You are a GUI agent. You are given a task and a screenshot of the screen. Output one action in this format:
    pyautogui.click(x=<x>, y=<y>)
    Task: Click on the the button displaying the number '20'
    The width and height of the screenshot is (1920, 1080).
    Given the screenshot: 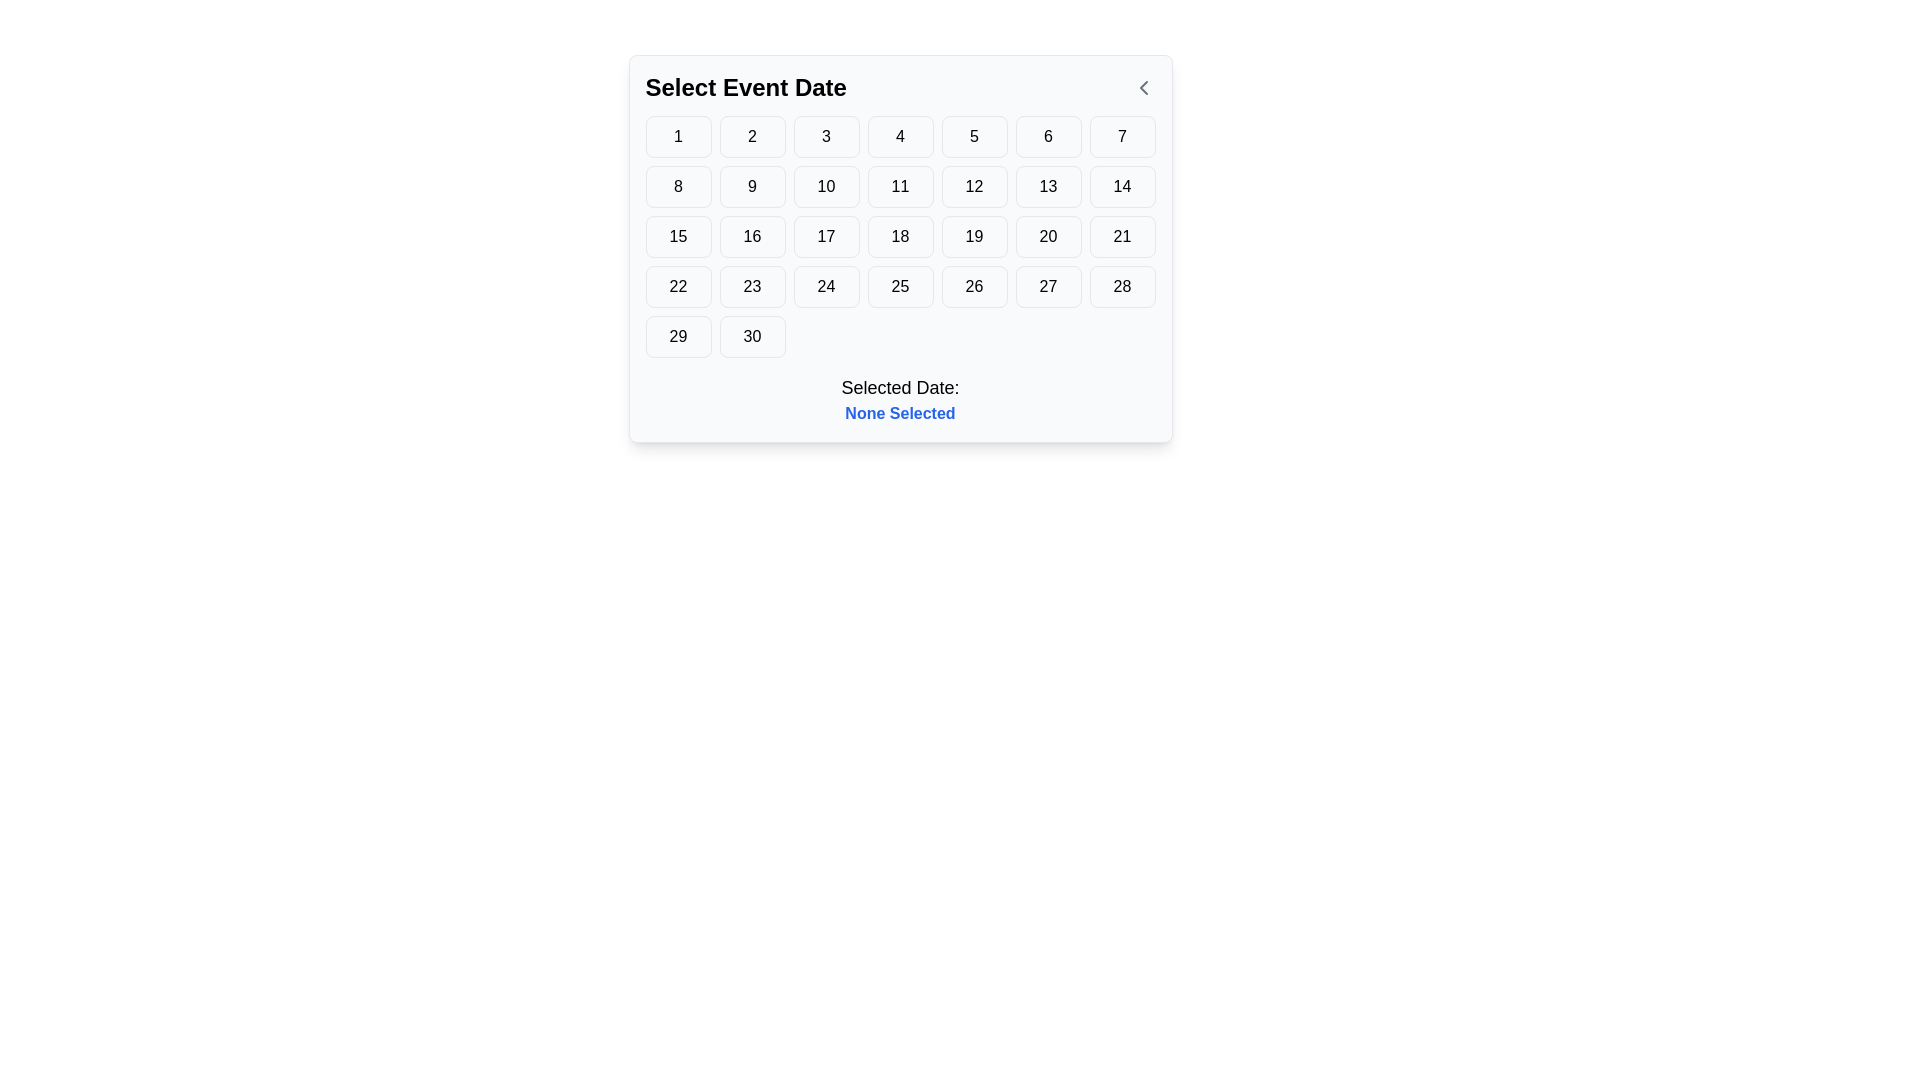 What is the action you would take?
    pyautogui.click(x=1047, y=235)
    